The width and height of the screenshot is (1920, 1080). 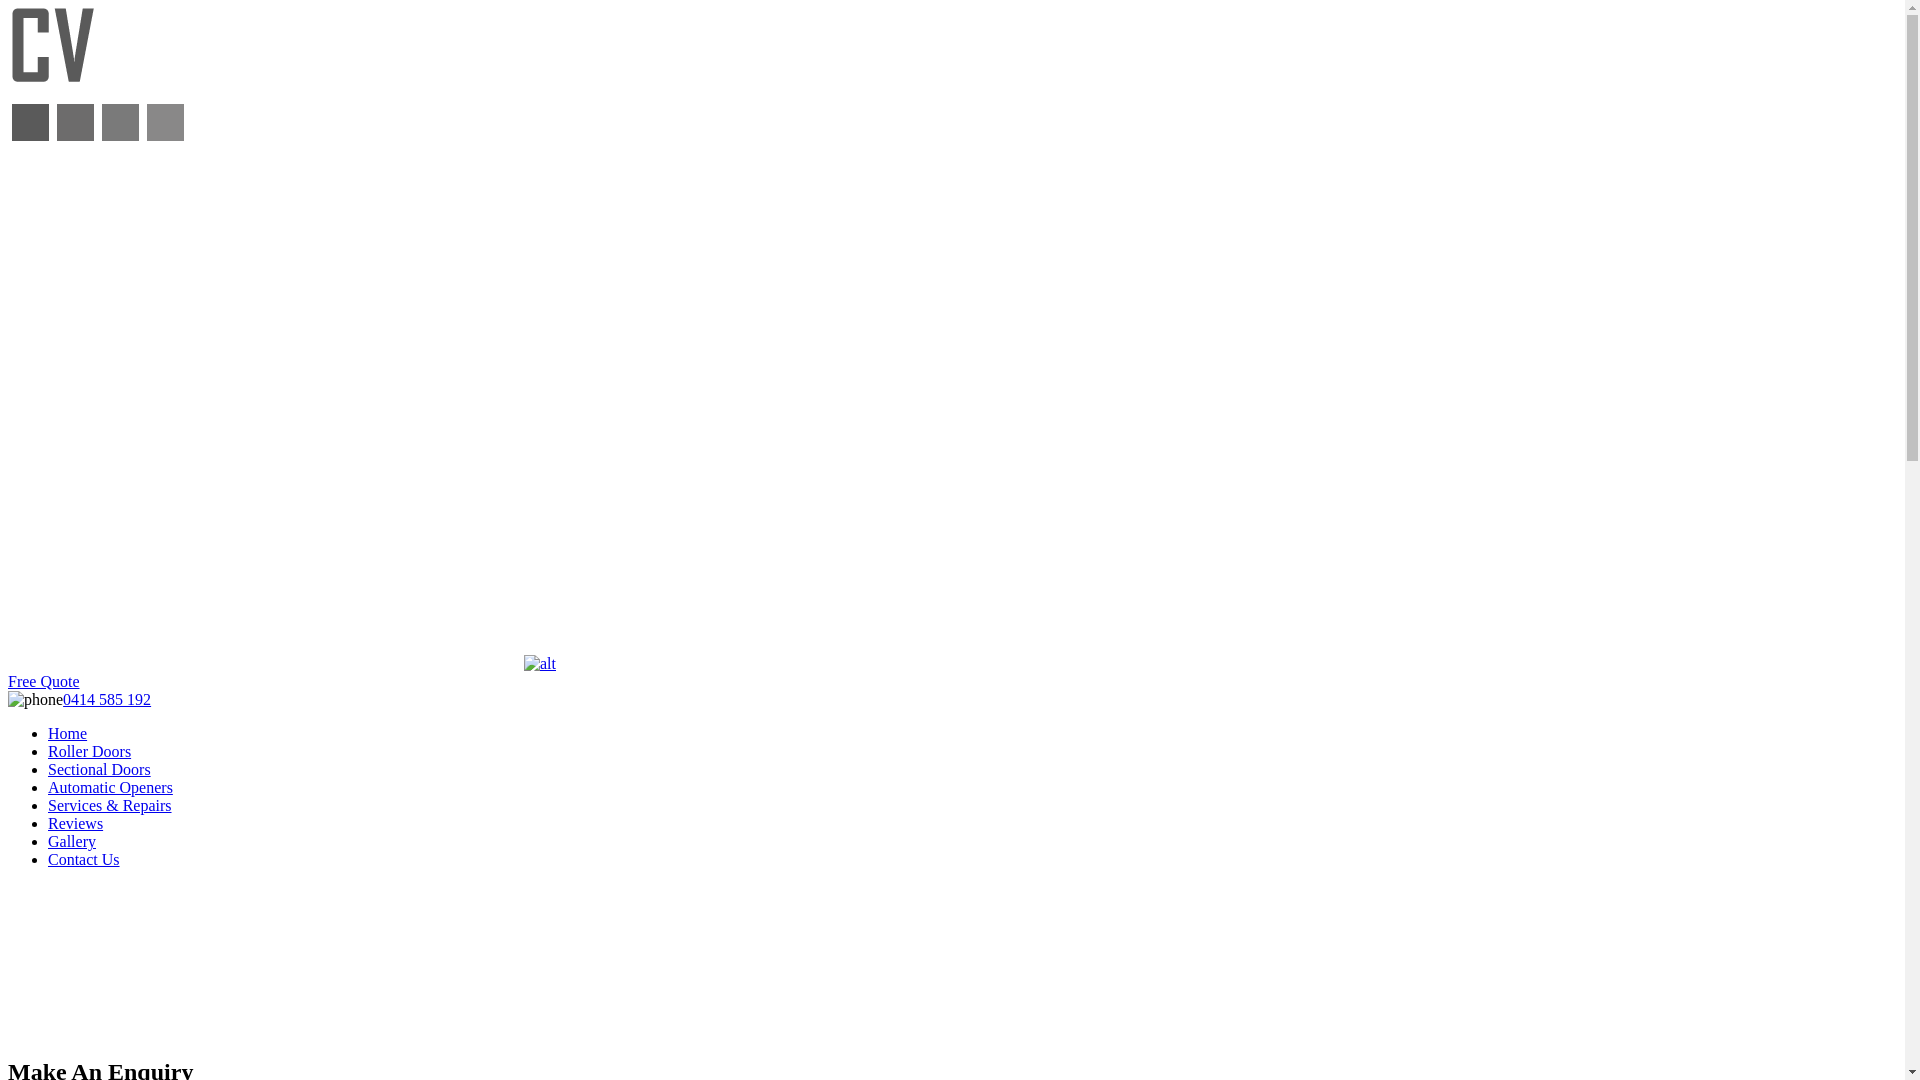 What do you see at coordinates (72, 841) in the screenshot?
I see `'Gallery'` at bounding box center [72, 841].